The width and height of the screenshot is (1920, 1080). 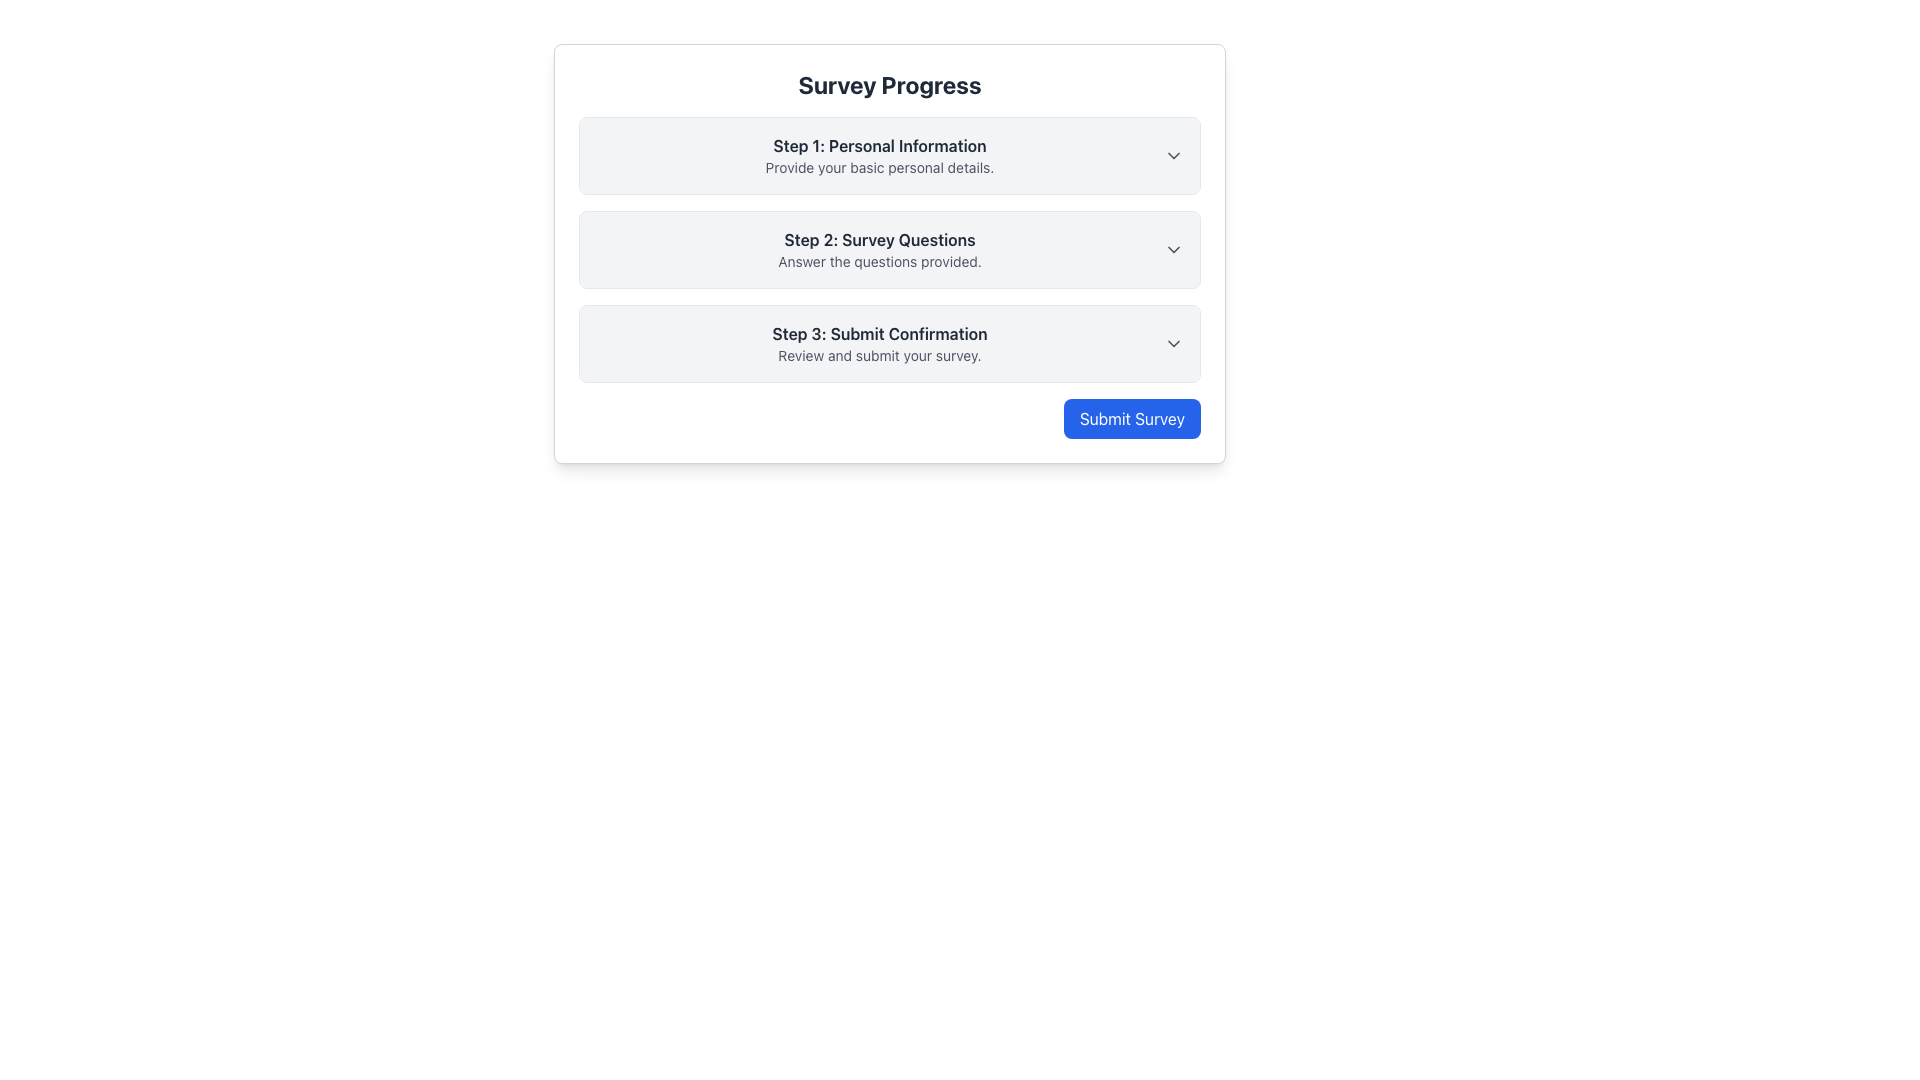 What do you see at coordinates (879, 354) in the screenshot?
I see `the descriptive text element located directly beneath the heading 'Step 3: Submit Confirmation' in the survey process` at bounding box center [879, 354].